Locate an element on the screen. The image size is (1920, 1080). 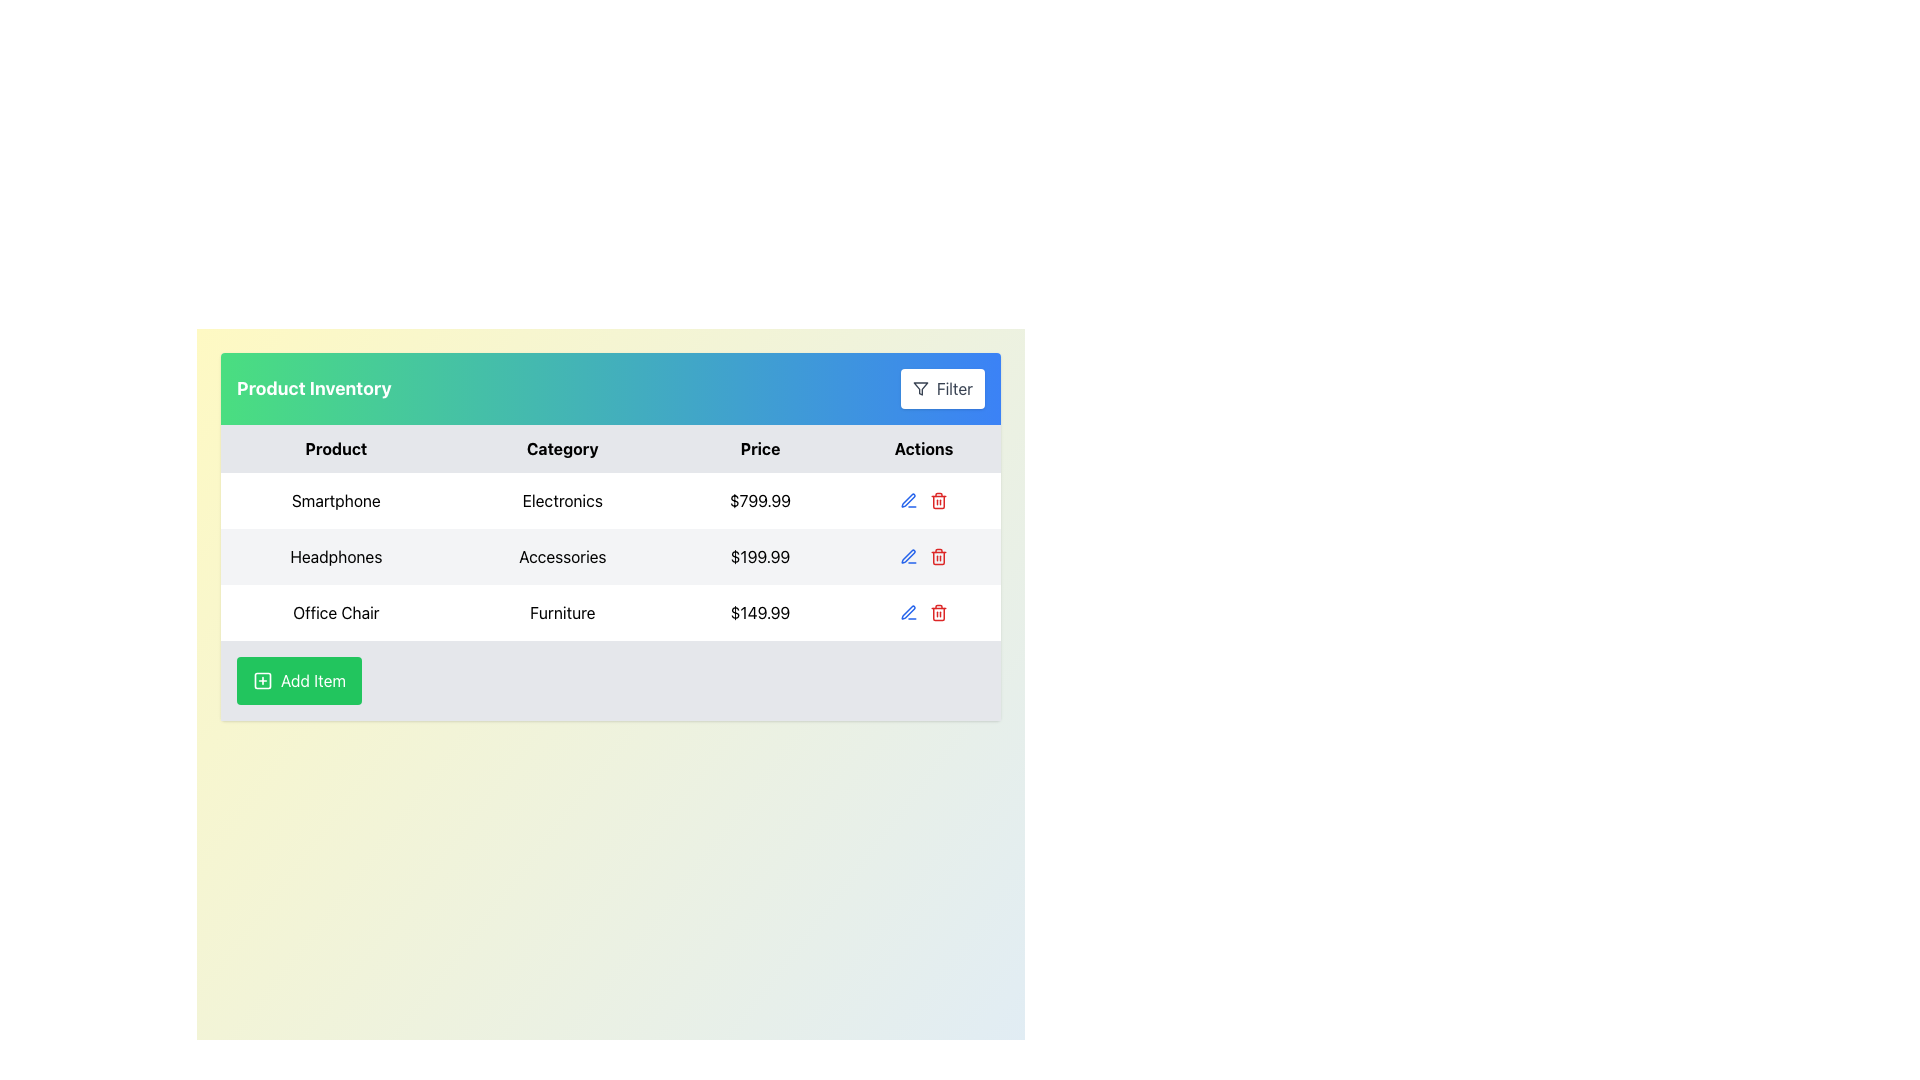
the decorative icon on the green 'Add Item' button located at the bottom left corner of the product inventory section is located at coordinates (262, 680).